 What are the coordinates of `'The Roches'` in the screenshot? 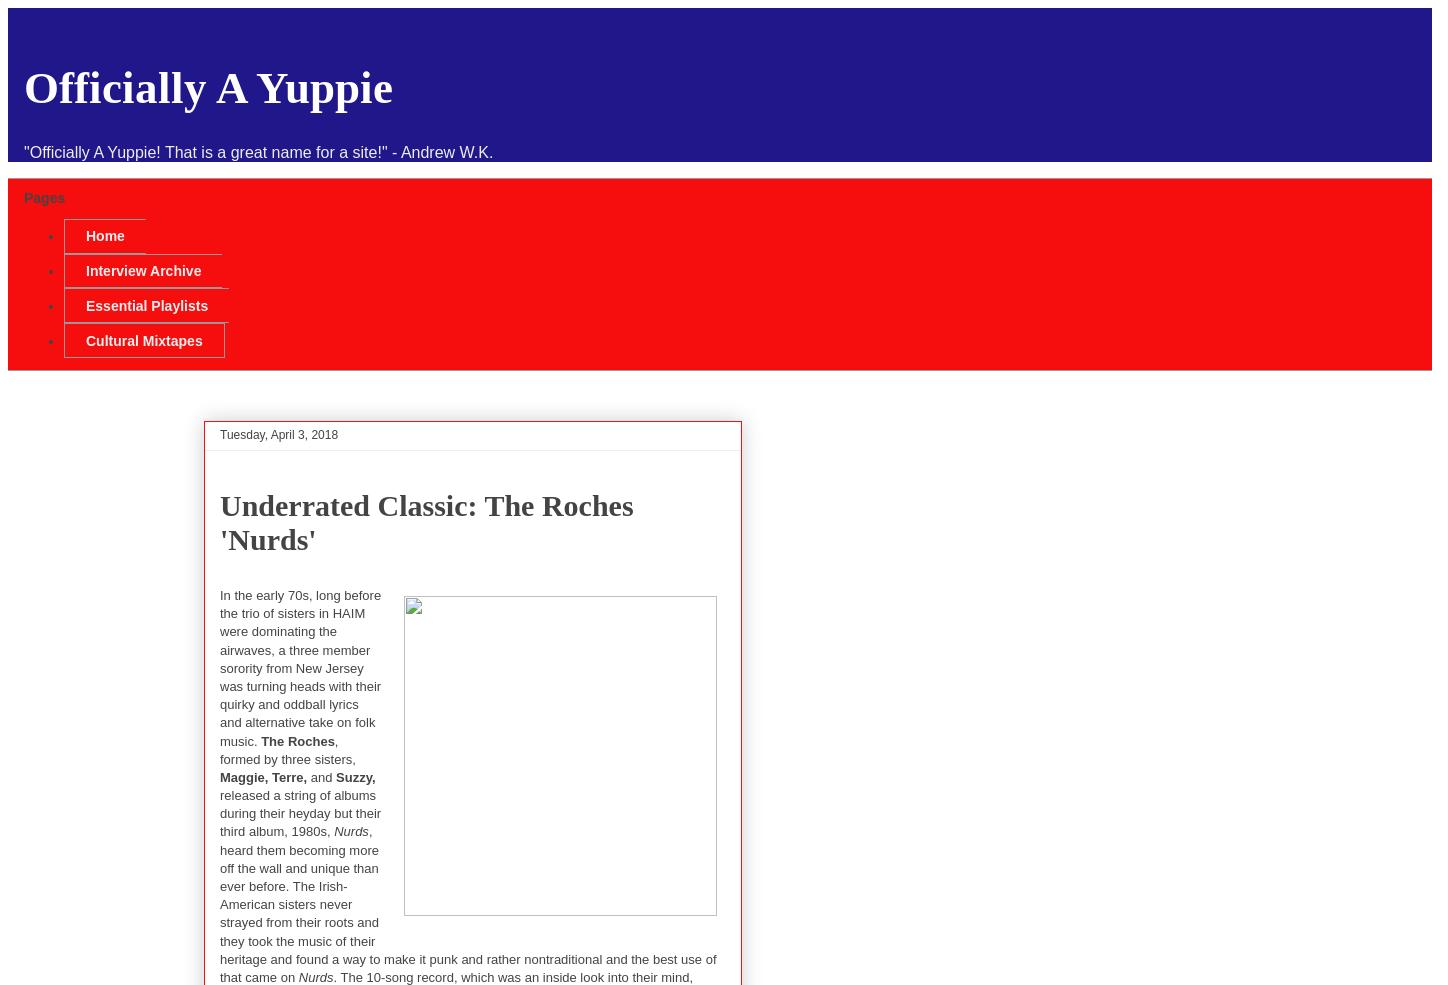 It's located at (260, 740).